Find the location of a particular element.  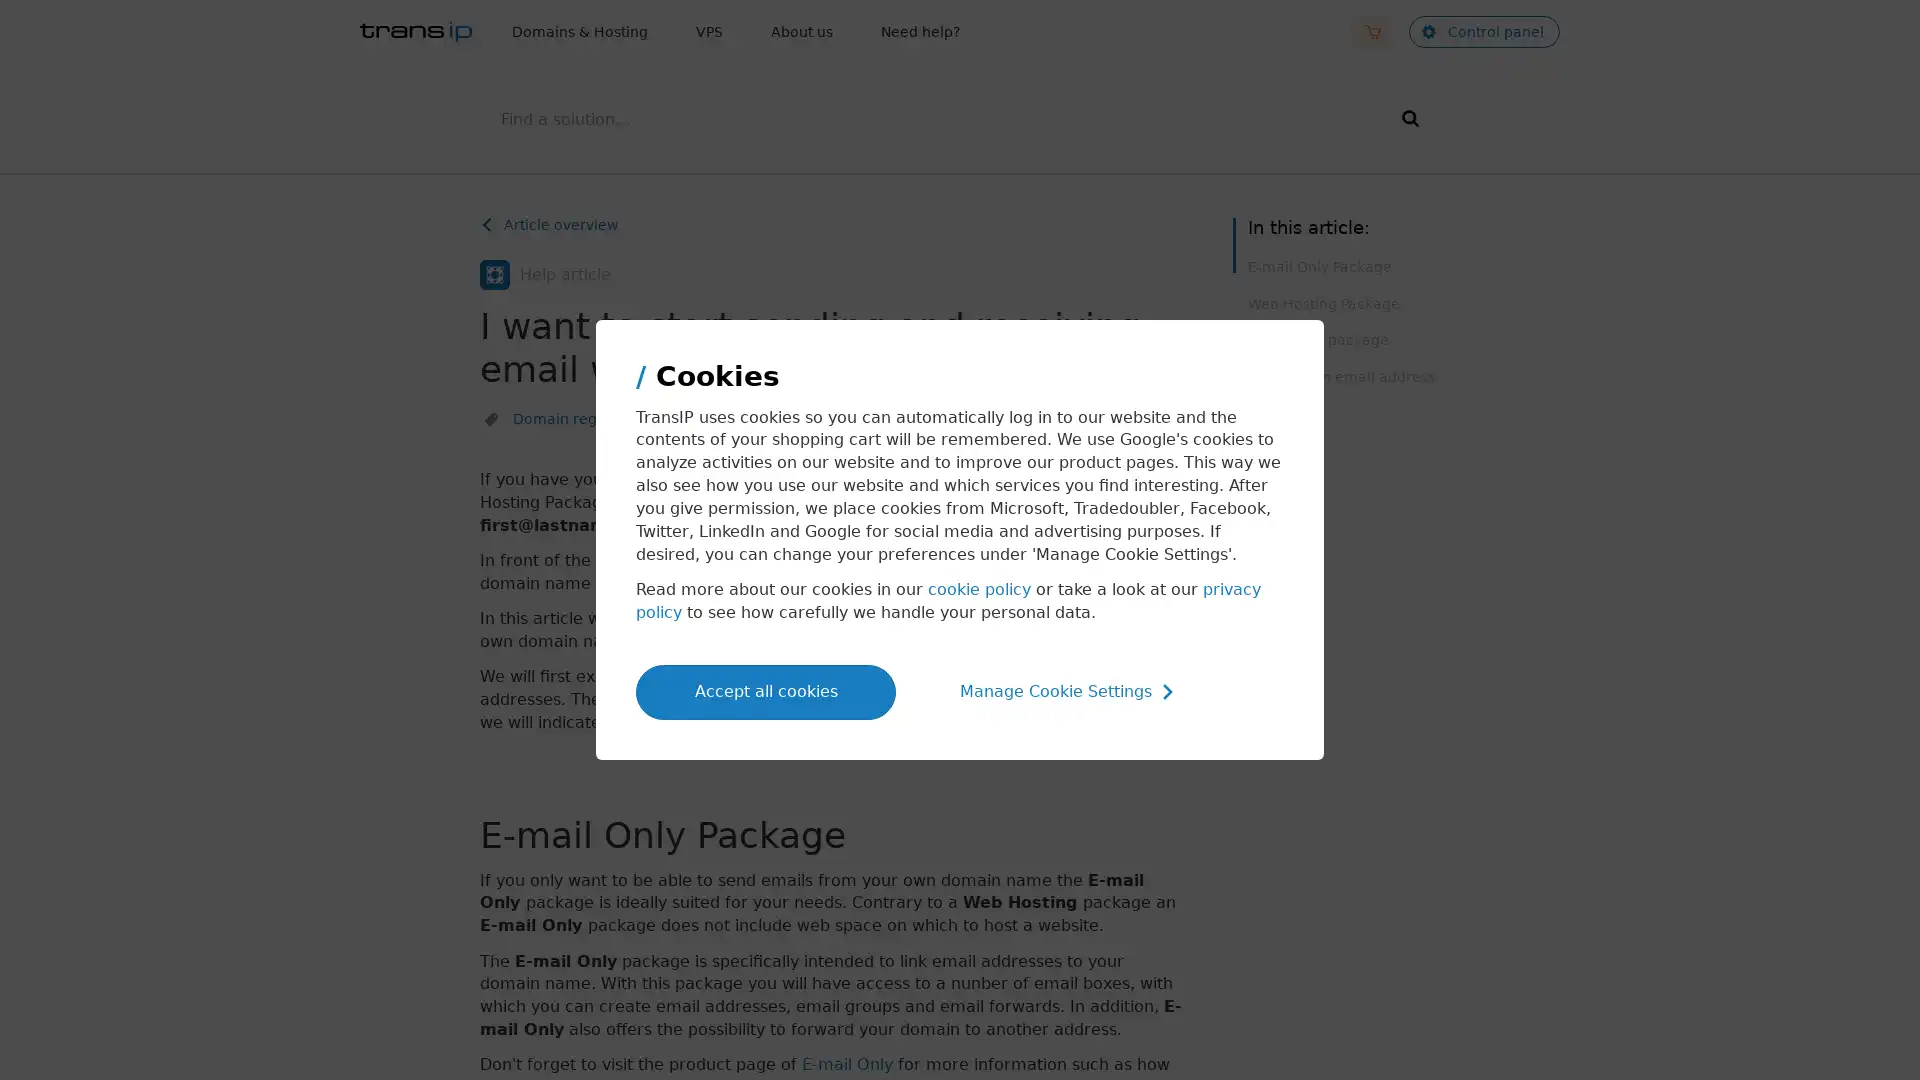

Accept all cookies is located at coordinates (765, 690).